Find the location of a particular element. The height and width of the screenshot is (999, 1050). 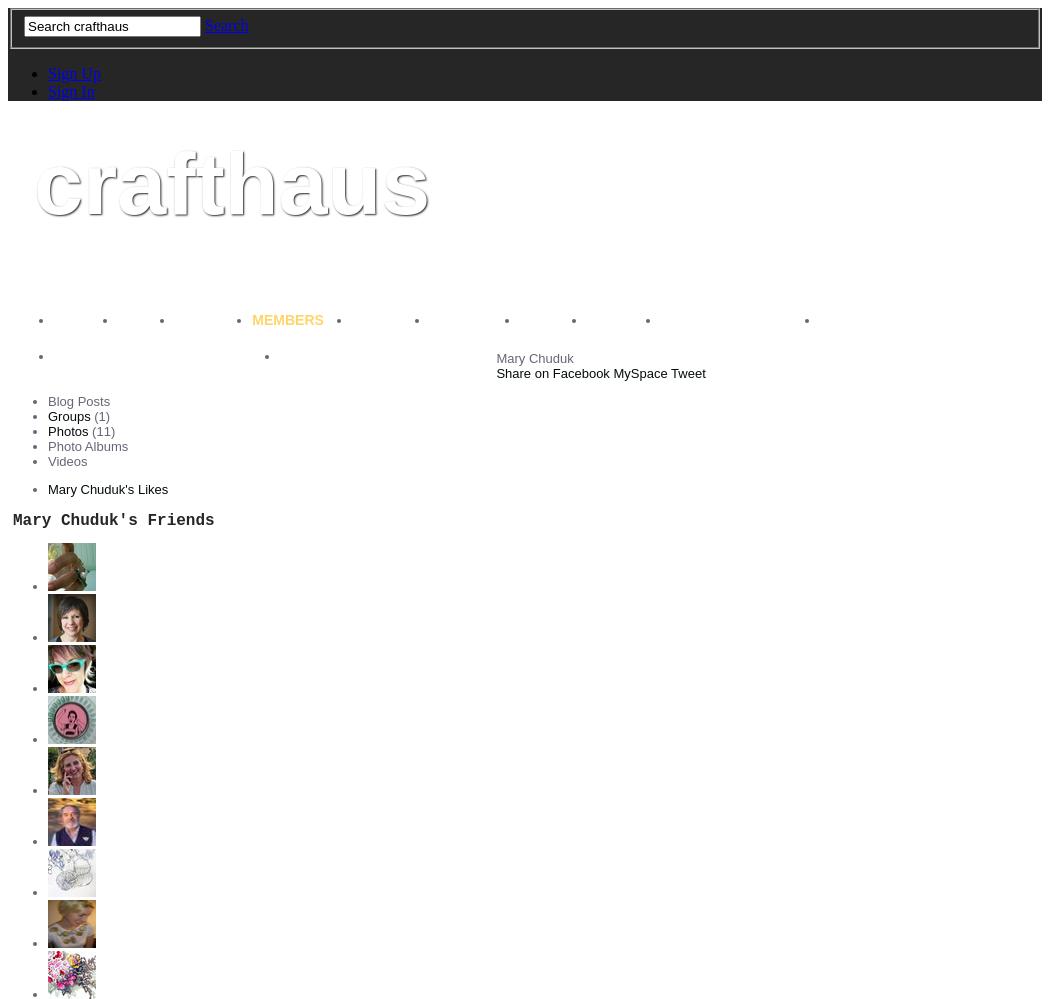

'Share on Facebook' is located at coordinates (552, 372).